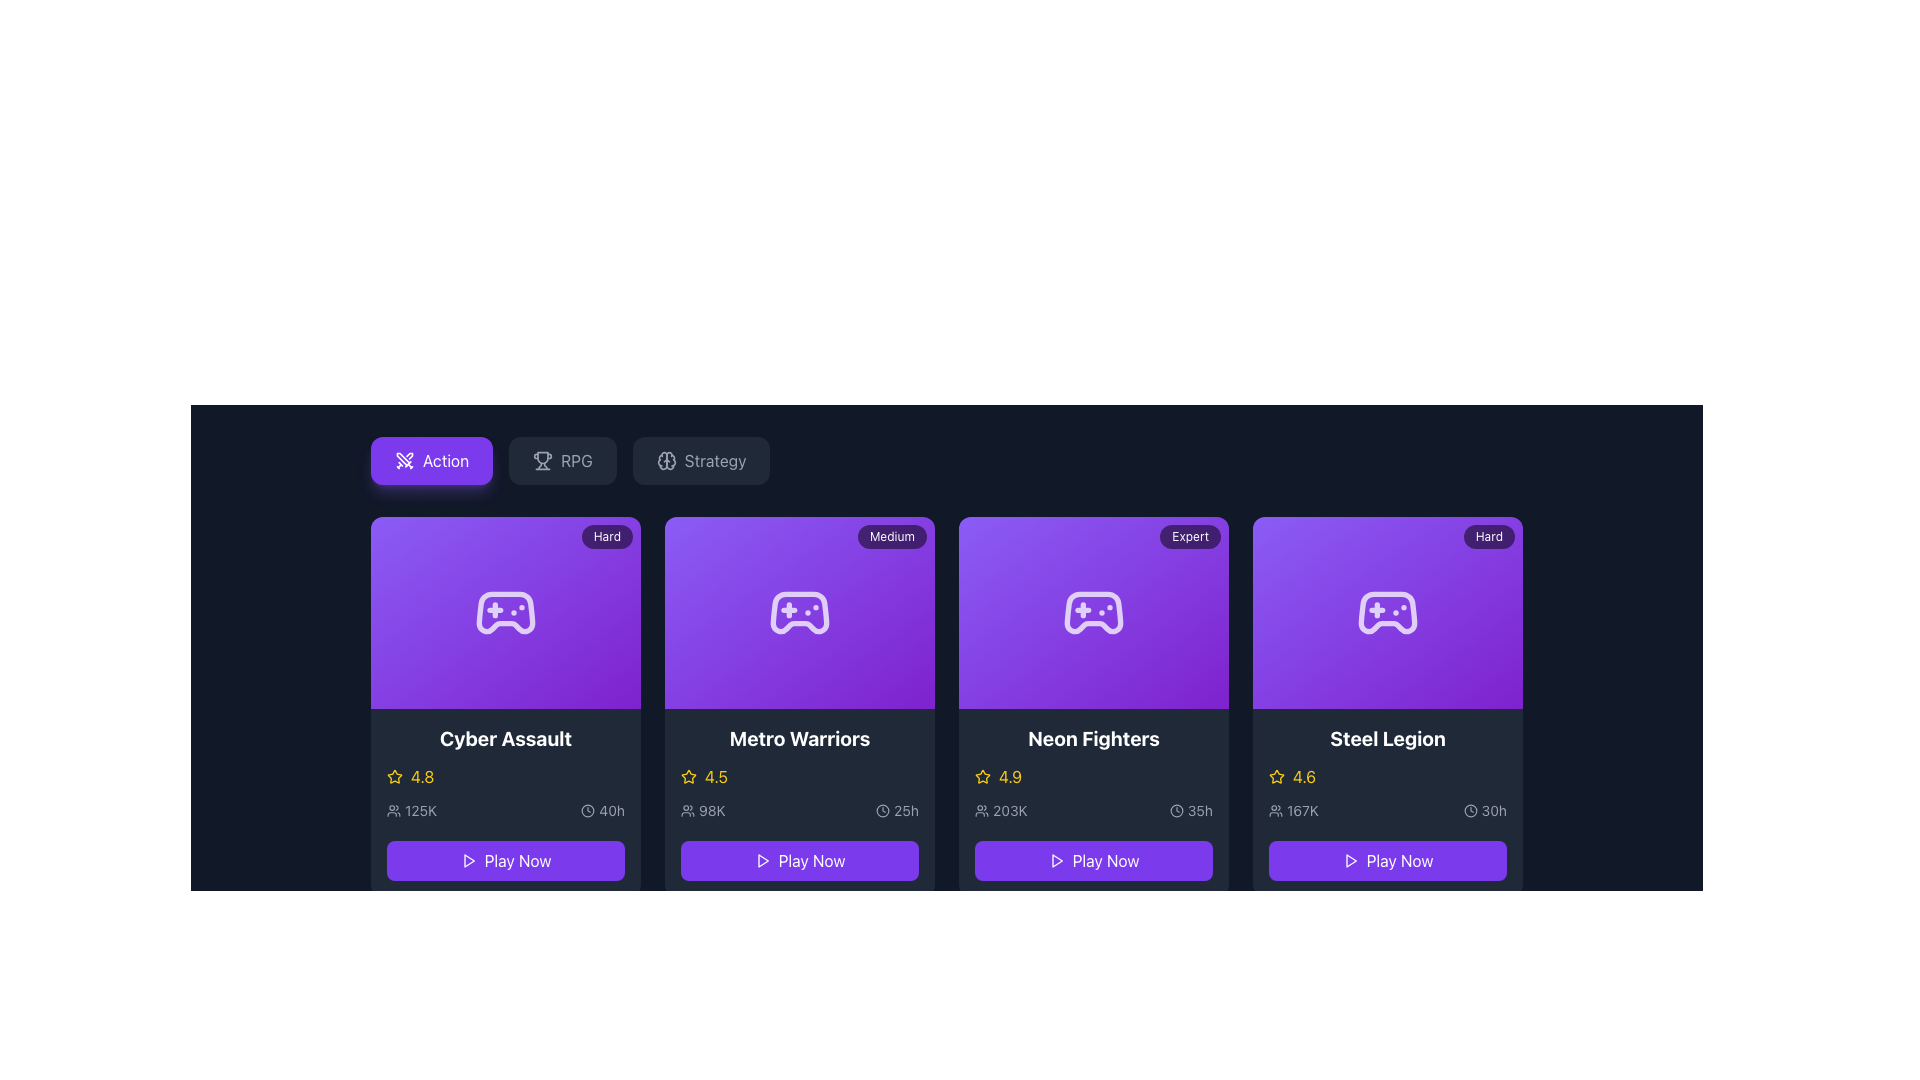  I want to click on the 'Play Now' text label, which is styled in a clean and modern font with white color on a purple button, located at the bottom-center of the 'Steel Legion' game card for visual feedback, so click(1399, 859).